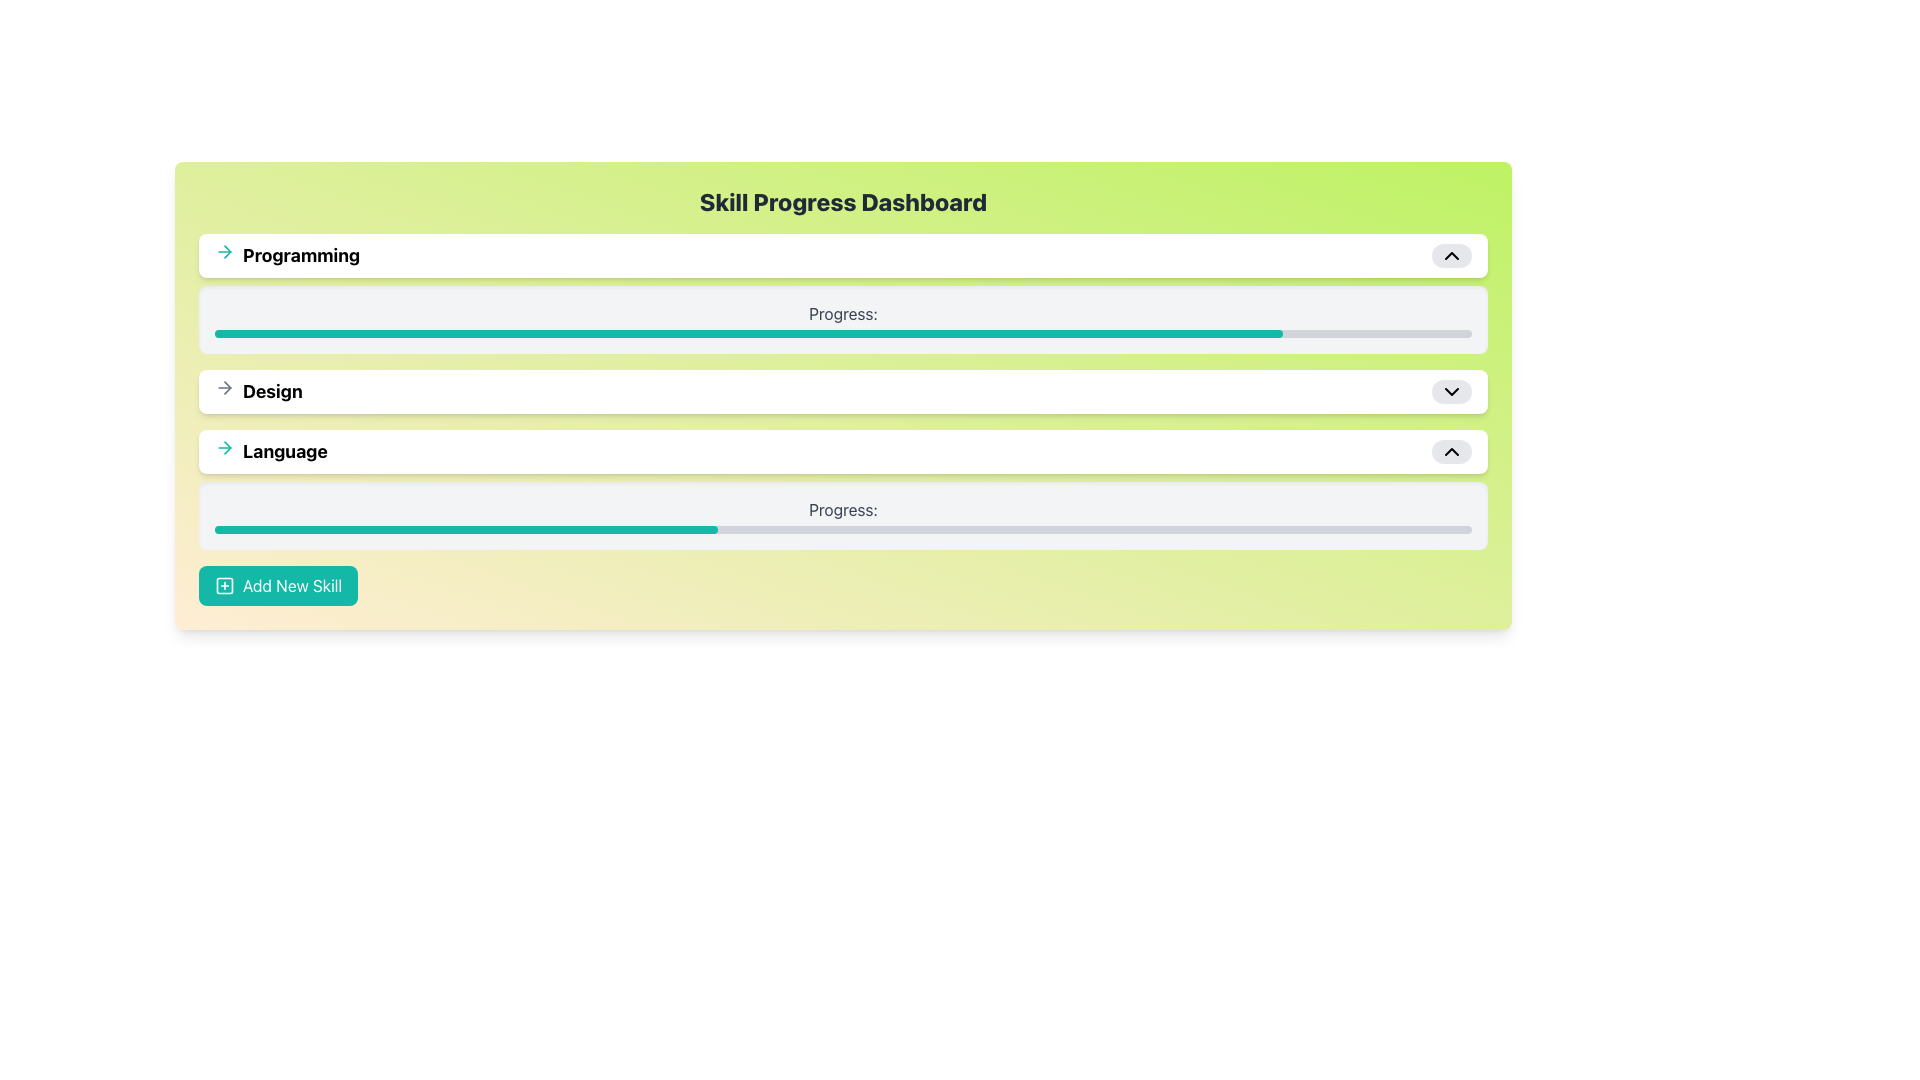 The image size is (1920, 1080). I want to click on the 'Language' label with the teal arrow icon to initiate the same interaction, so click(270, 451).